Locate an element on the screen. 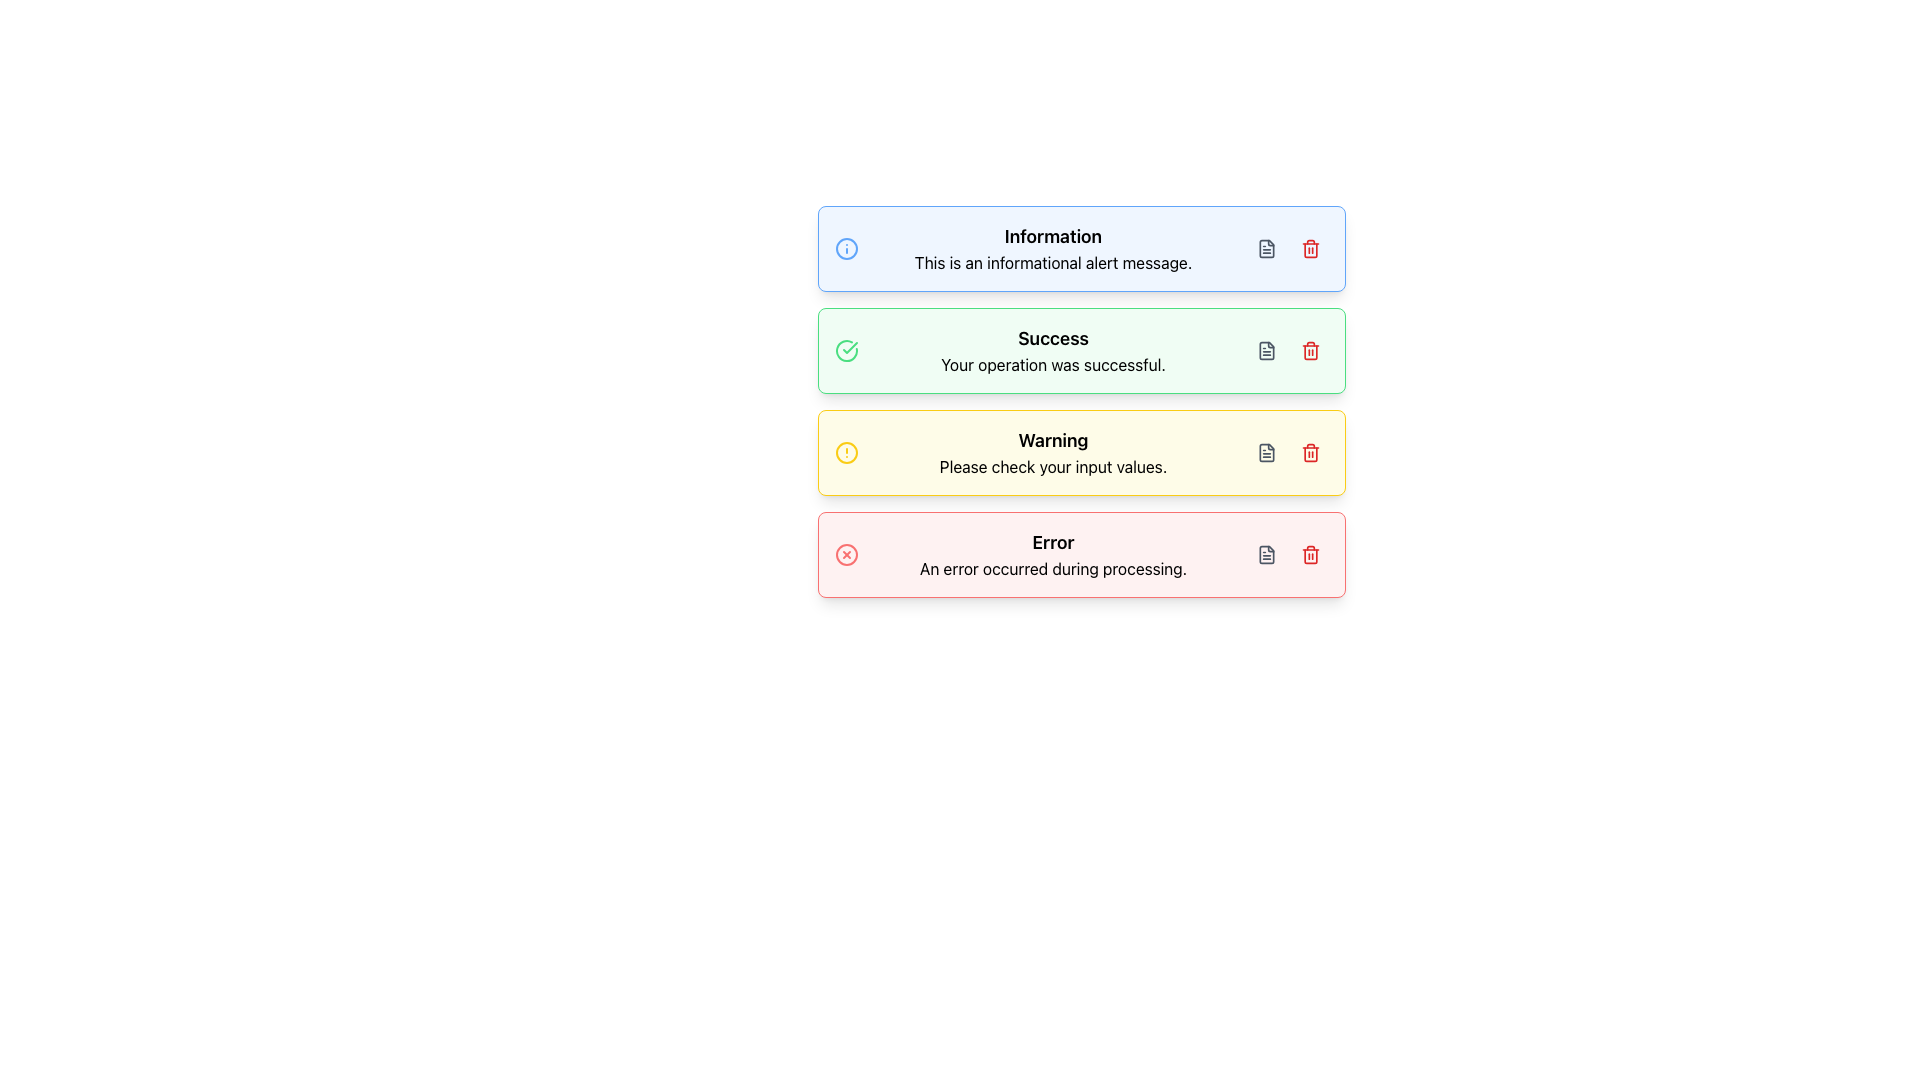 Image resolution: width=1920 pixels, height=1080 pixels. the delete icon button located on the rightmost side of the 'Information' alert box is located at coordinates (1310, 248).